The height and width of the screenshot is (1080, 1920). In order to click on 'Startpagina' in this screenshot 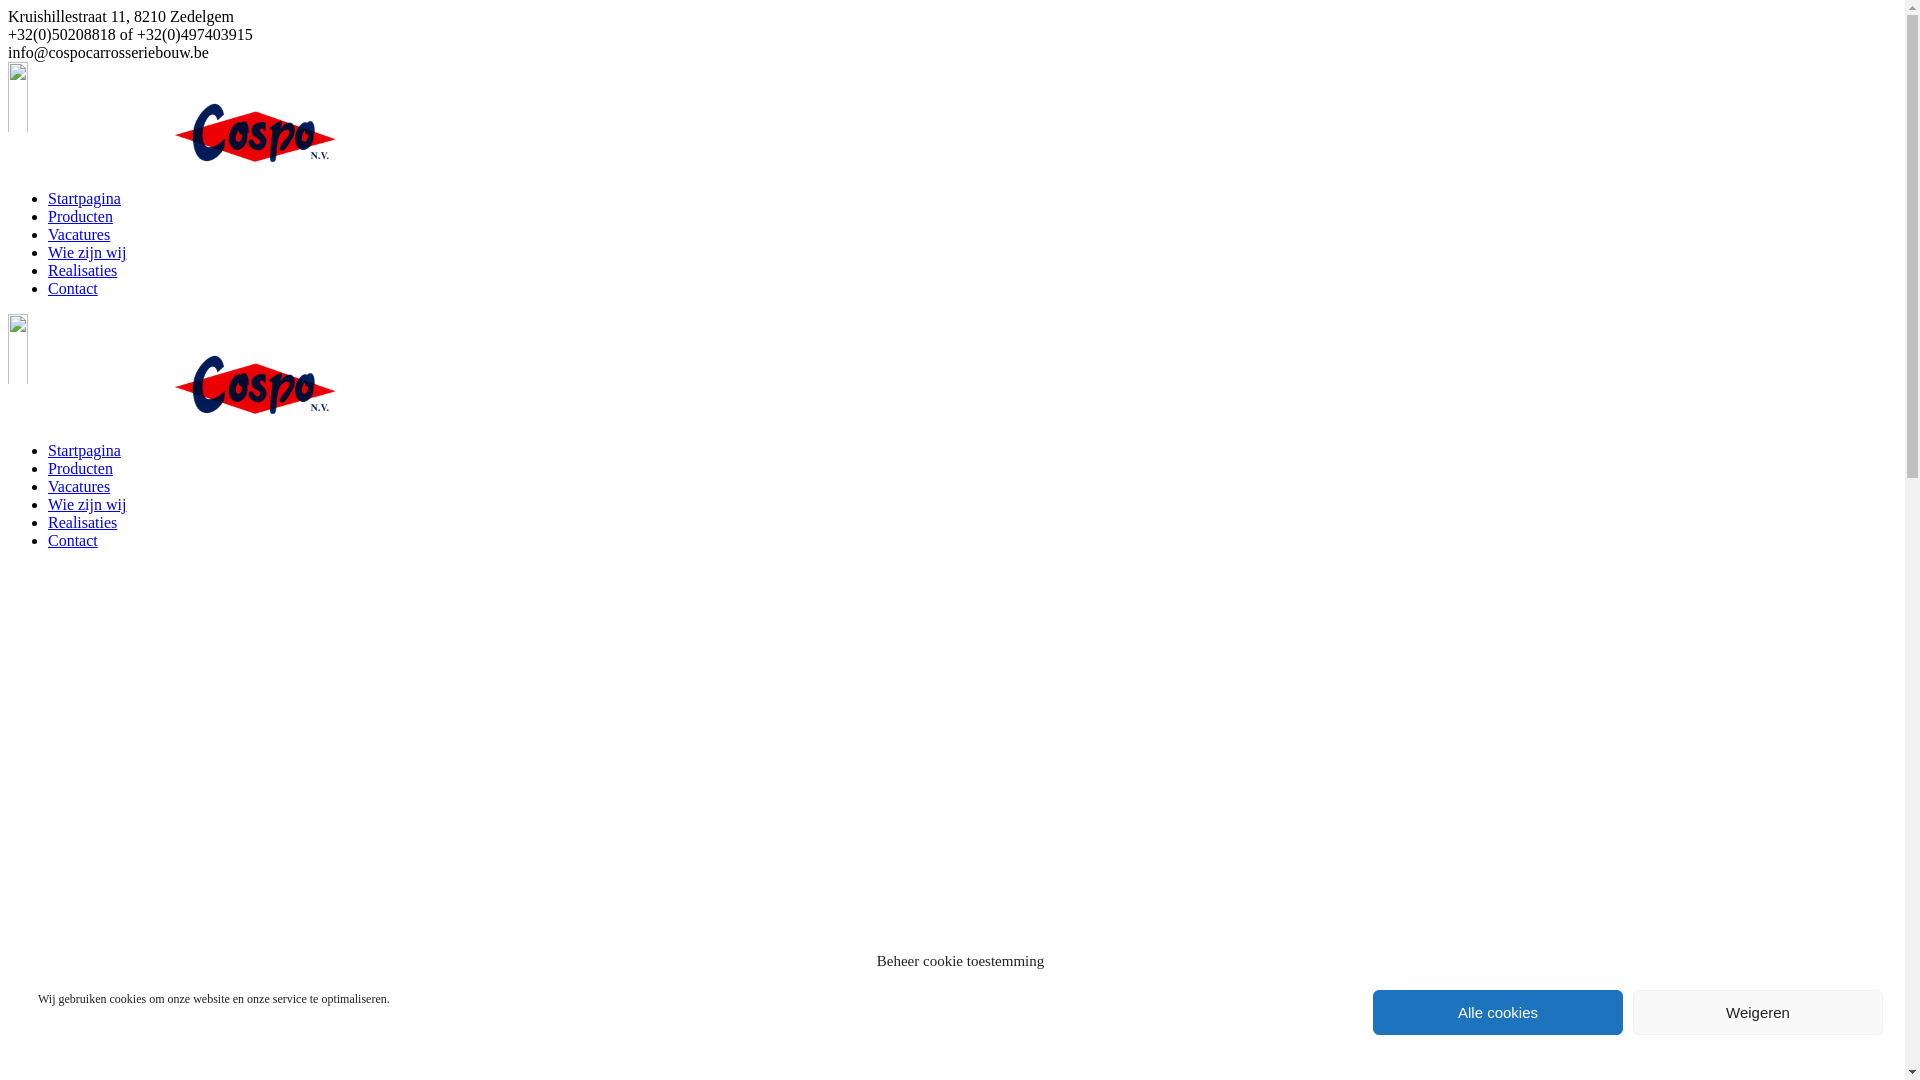, I will do `click(83, 198)`.